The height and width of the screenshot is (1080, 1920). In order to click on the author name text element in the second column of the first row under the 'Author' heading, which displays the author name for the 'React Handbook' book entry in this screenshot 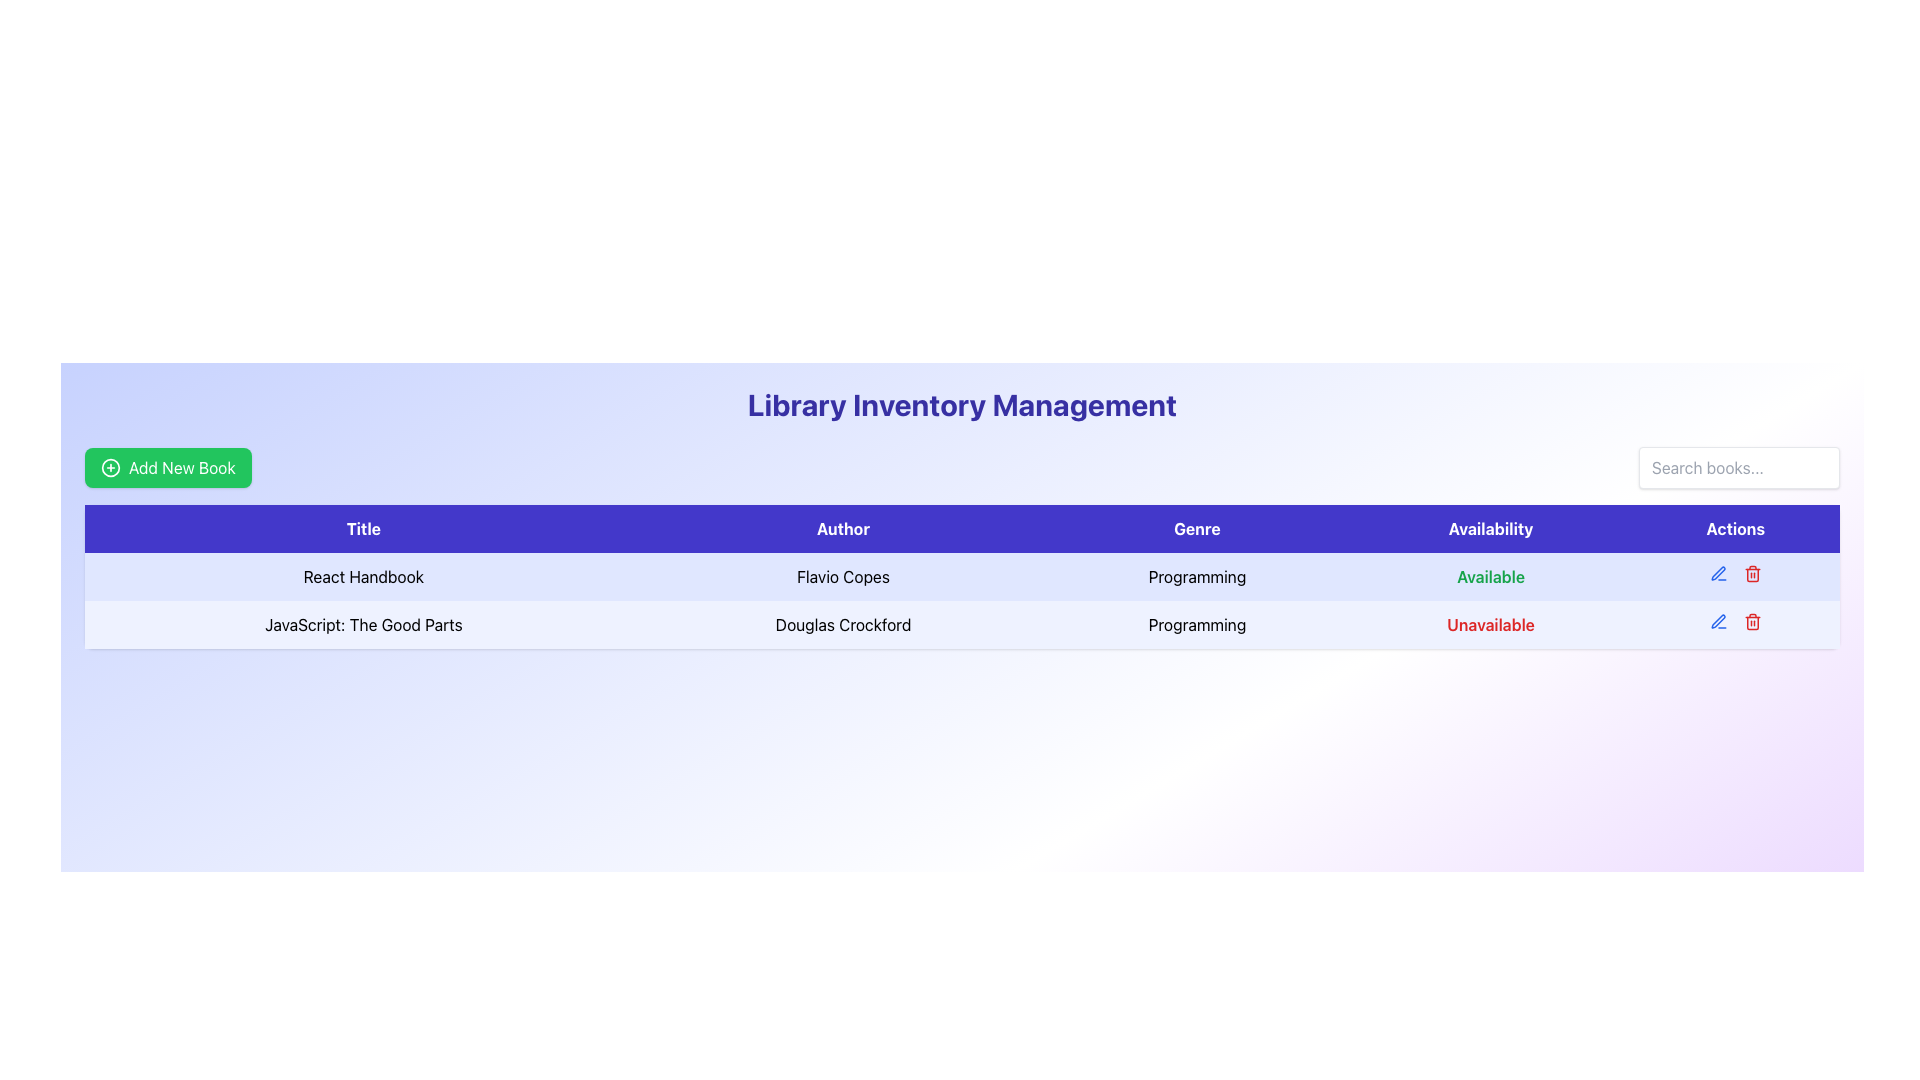, I will do `click(843, 577)`.